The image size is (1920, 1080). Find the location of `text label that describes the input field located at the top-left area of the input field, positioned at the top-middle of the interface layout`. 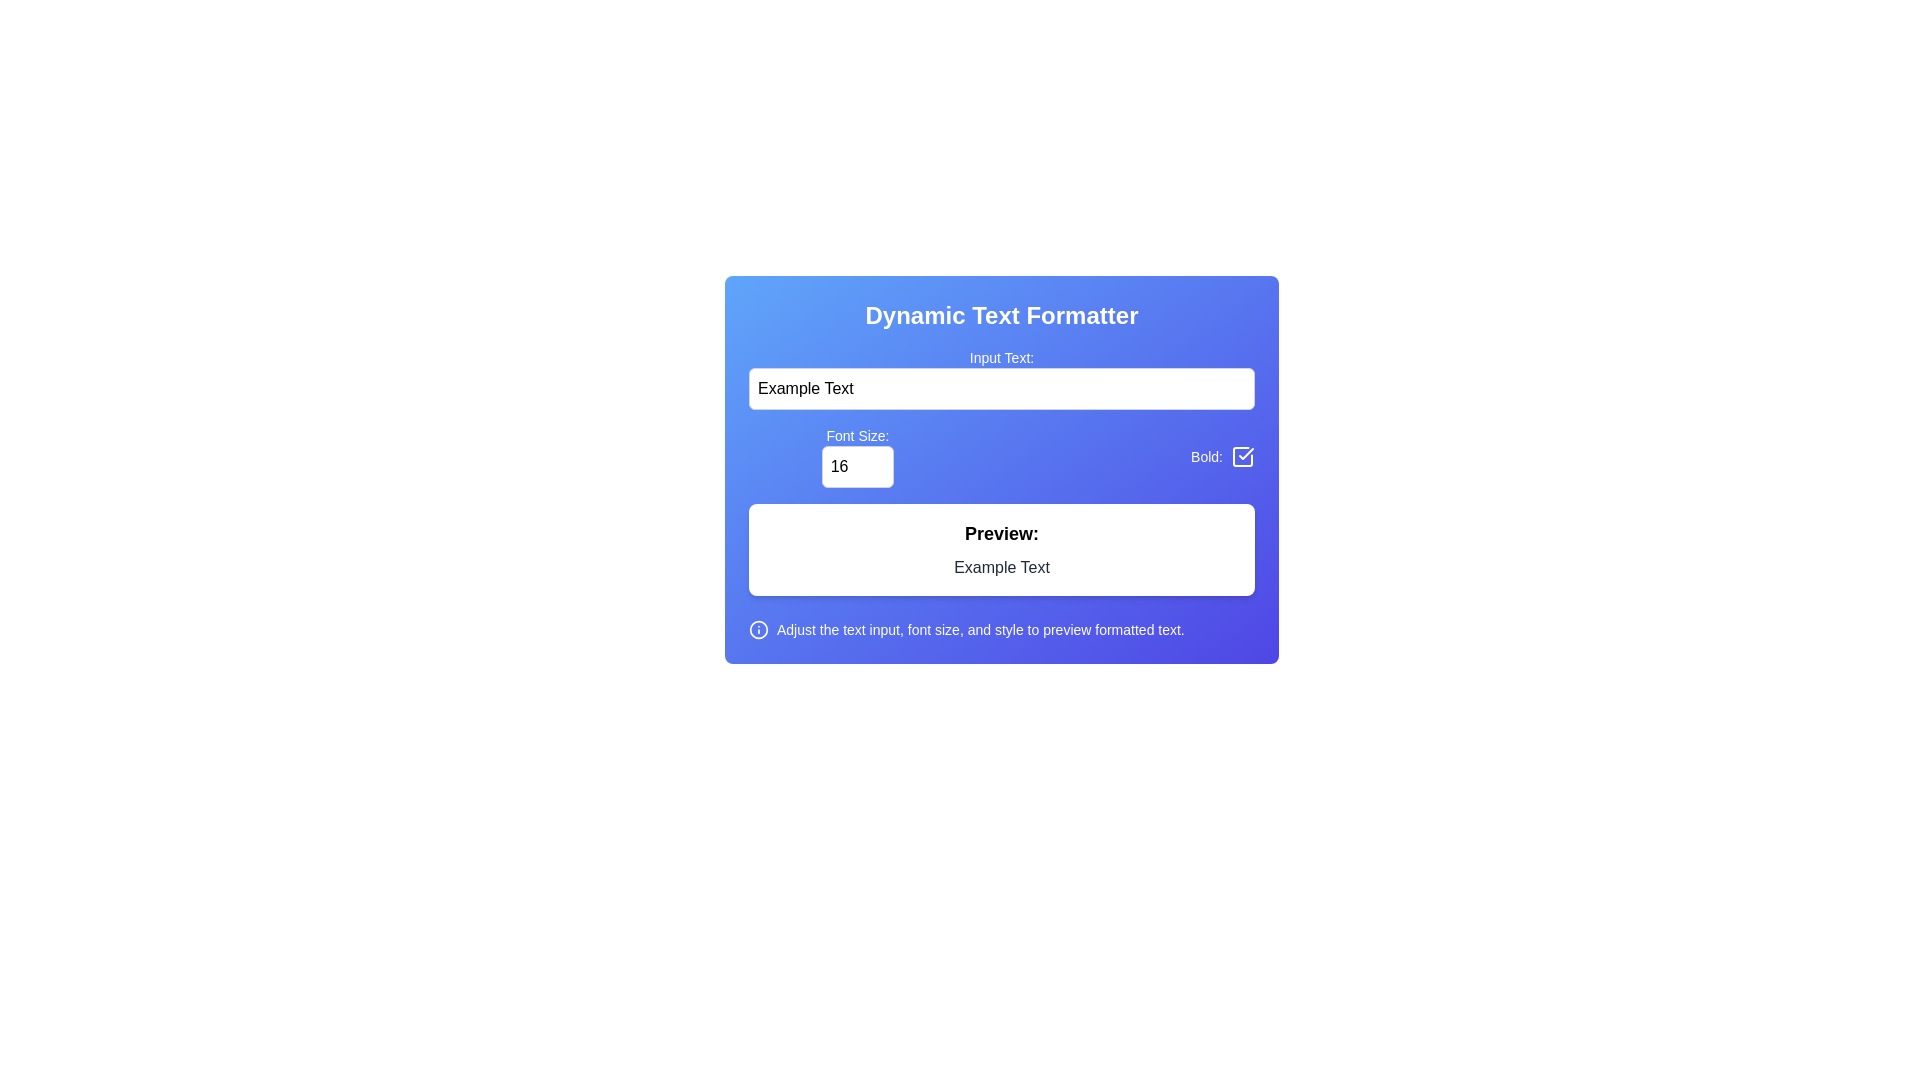

text label that describes the input field located at the top-left area of the input field, positioned at the top-middle of the interface layout is located at coordinates (1002, 357).